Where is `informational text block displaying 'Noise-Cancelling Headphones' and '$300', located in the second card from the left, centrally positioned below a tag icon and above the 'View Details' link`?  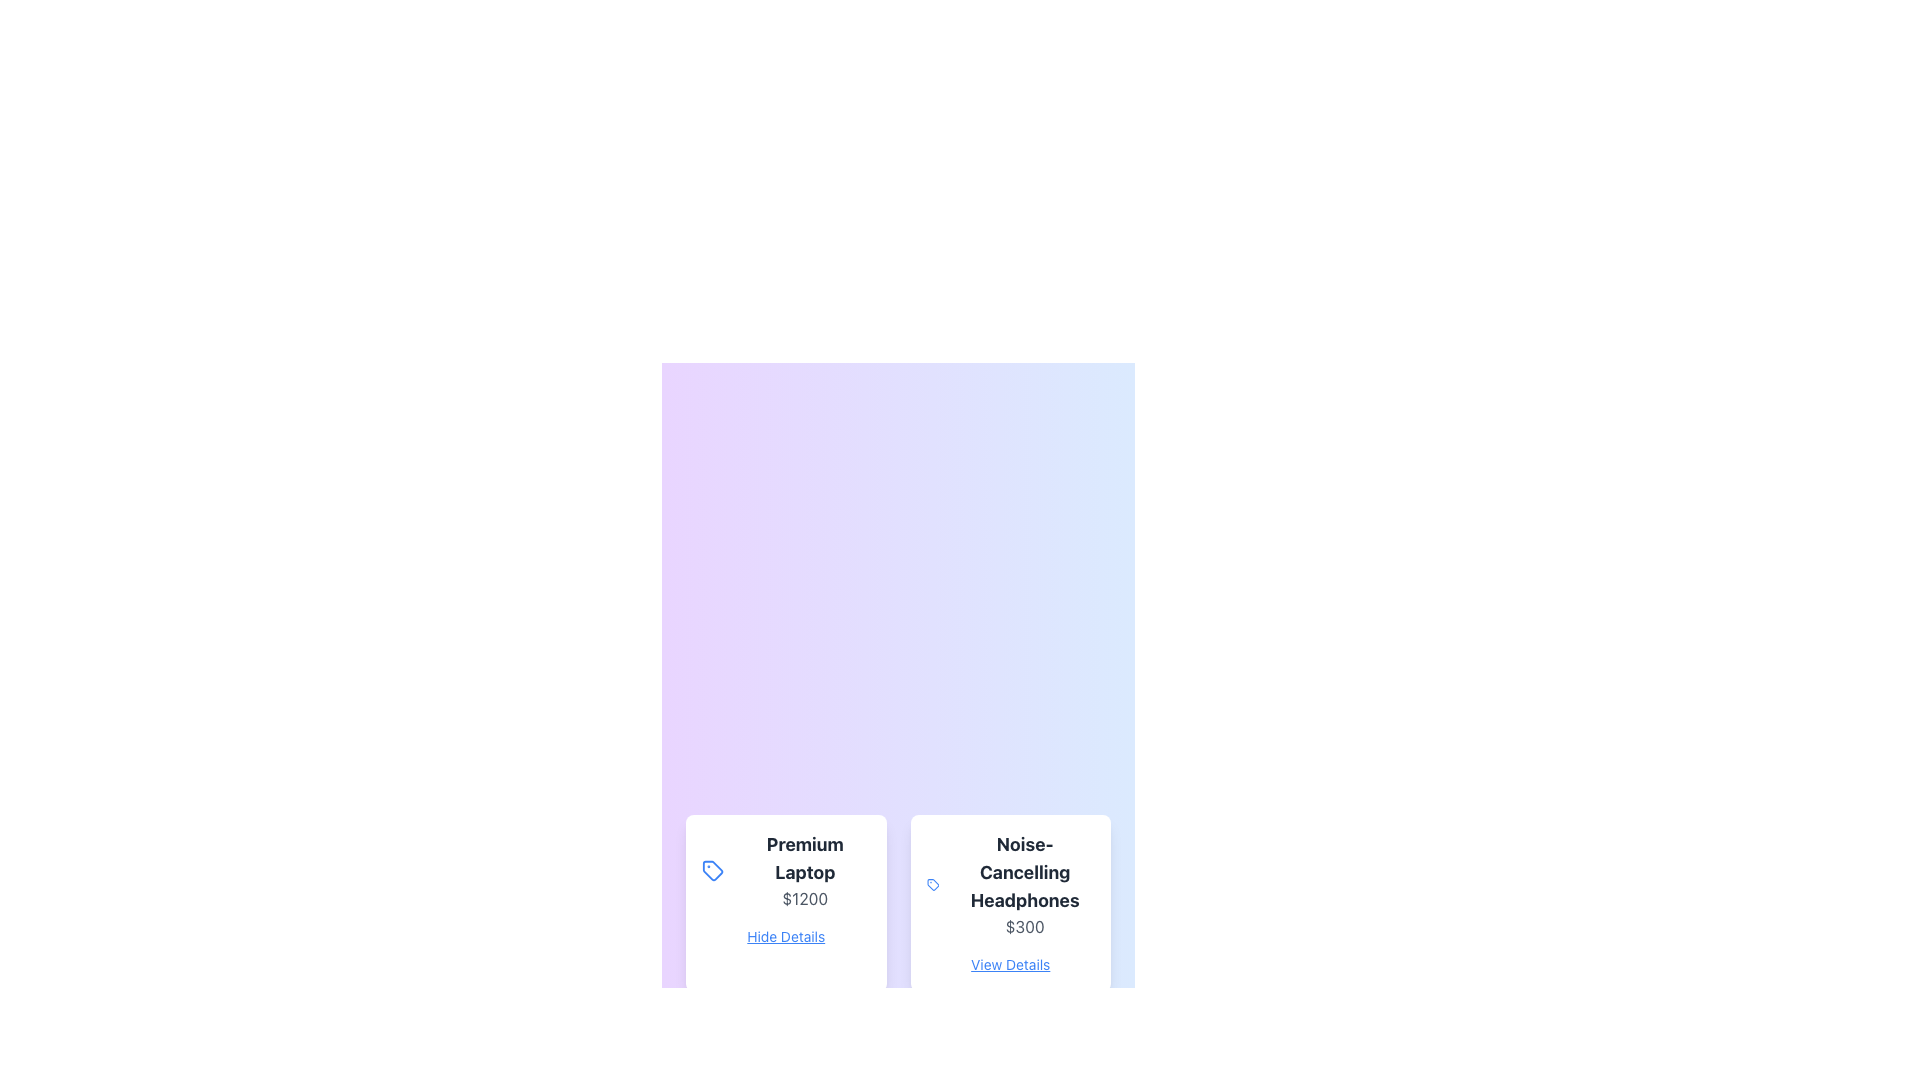
informational text block displaying 'Noise-Cancelling Headphones' and '$300', located in the second card from the left, centrally positioned below a tag icon and above the 'View Details' link is located at coordinates (1025, 883).